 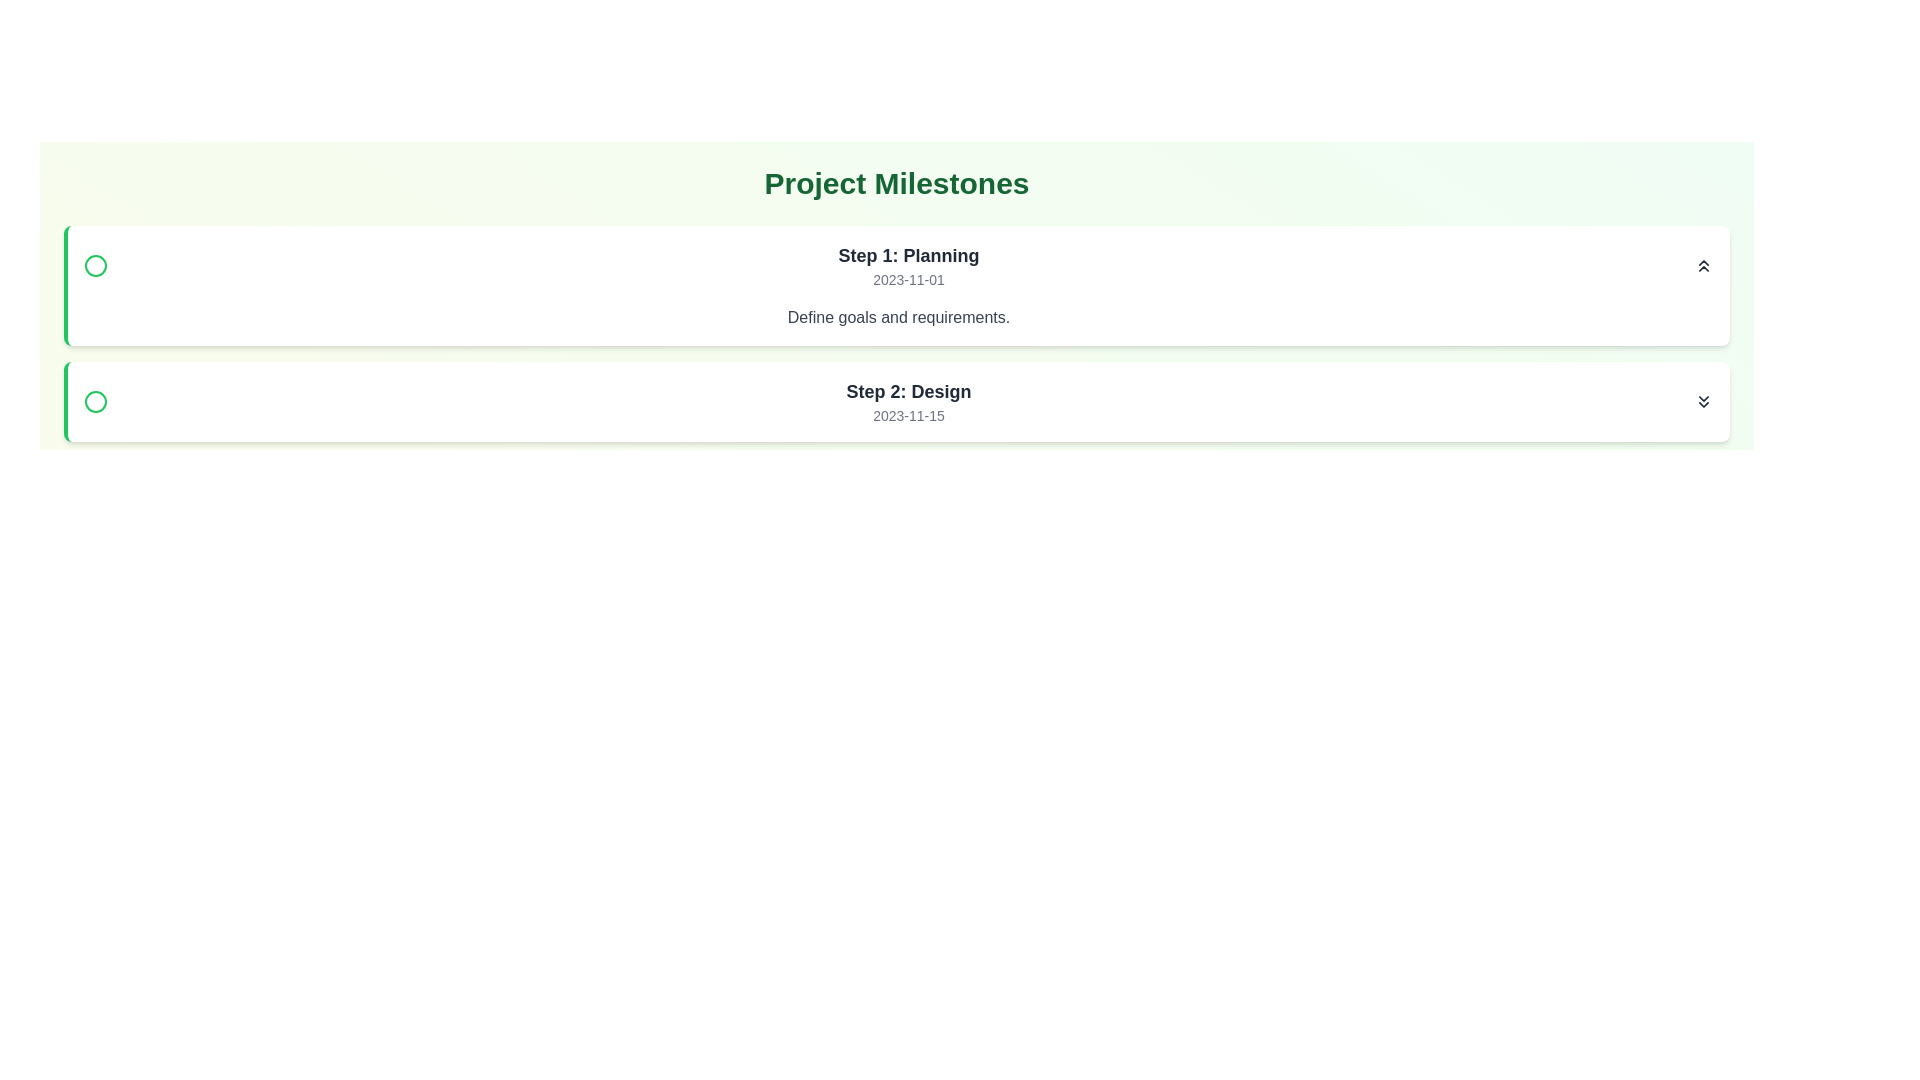 I want to click on the chevrons icon group located on the far right of the 'Step 1: Planning' section header, so click(x=1703, y=265).